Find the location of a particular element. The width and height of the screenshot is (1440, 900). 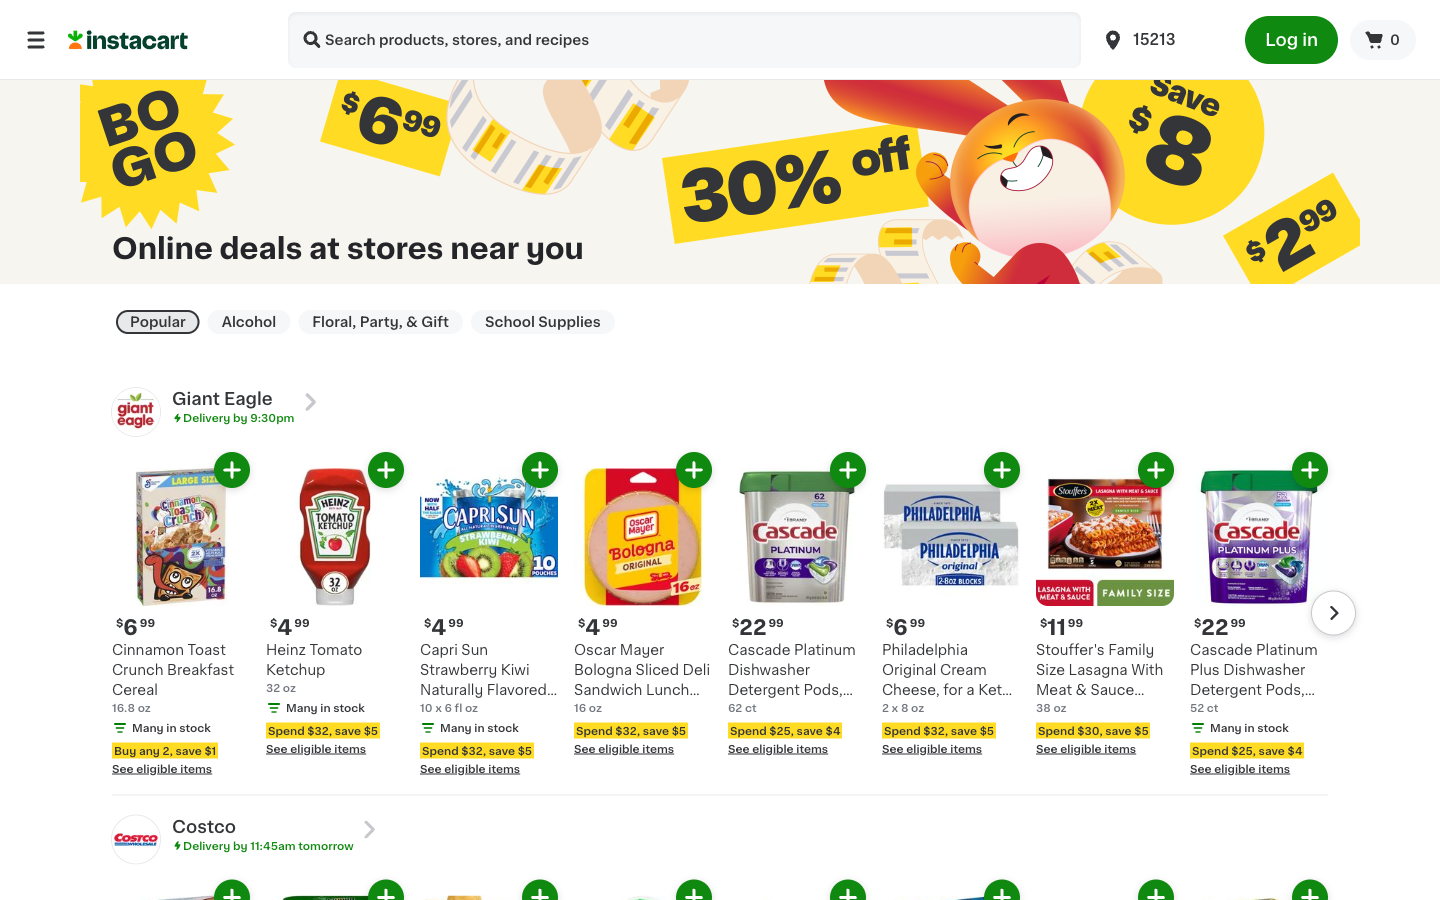

Arrange based on Alcohol Group is located at coordinates (247, 321).